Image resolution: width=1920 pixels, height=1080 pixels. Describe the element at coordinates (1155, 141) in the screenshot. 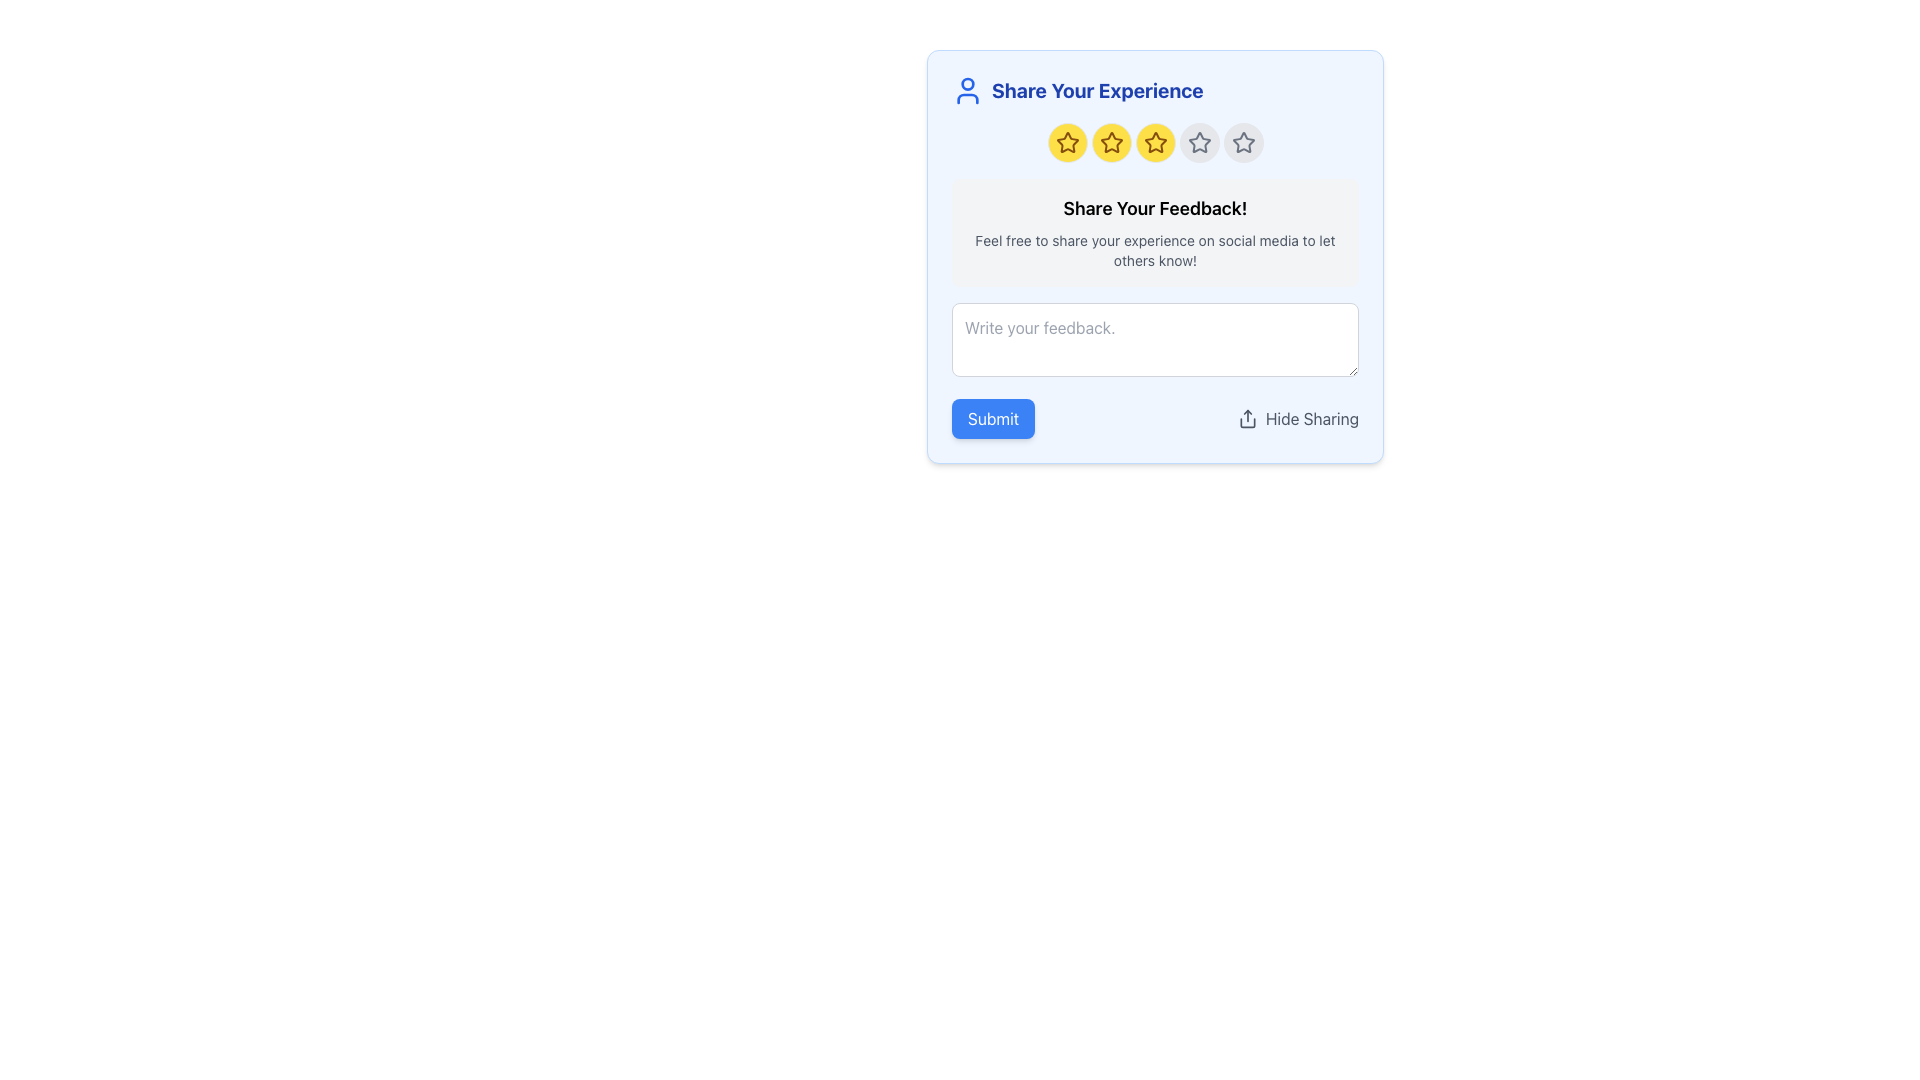

I see `a star in the Rating Component located within the 'Share Your Experience' card` at that location.